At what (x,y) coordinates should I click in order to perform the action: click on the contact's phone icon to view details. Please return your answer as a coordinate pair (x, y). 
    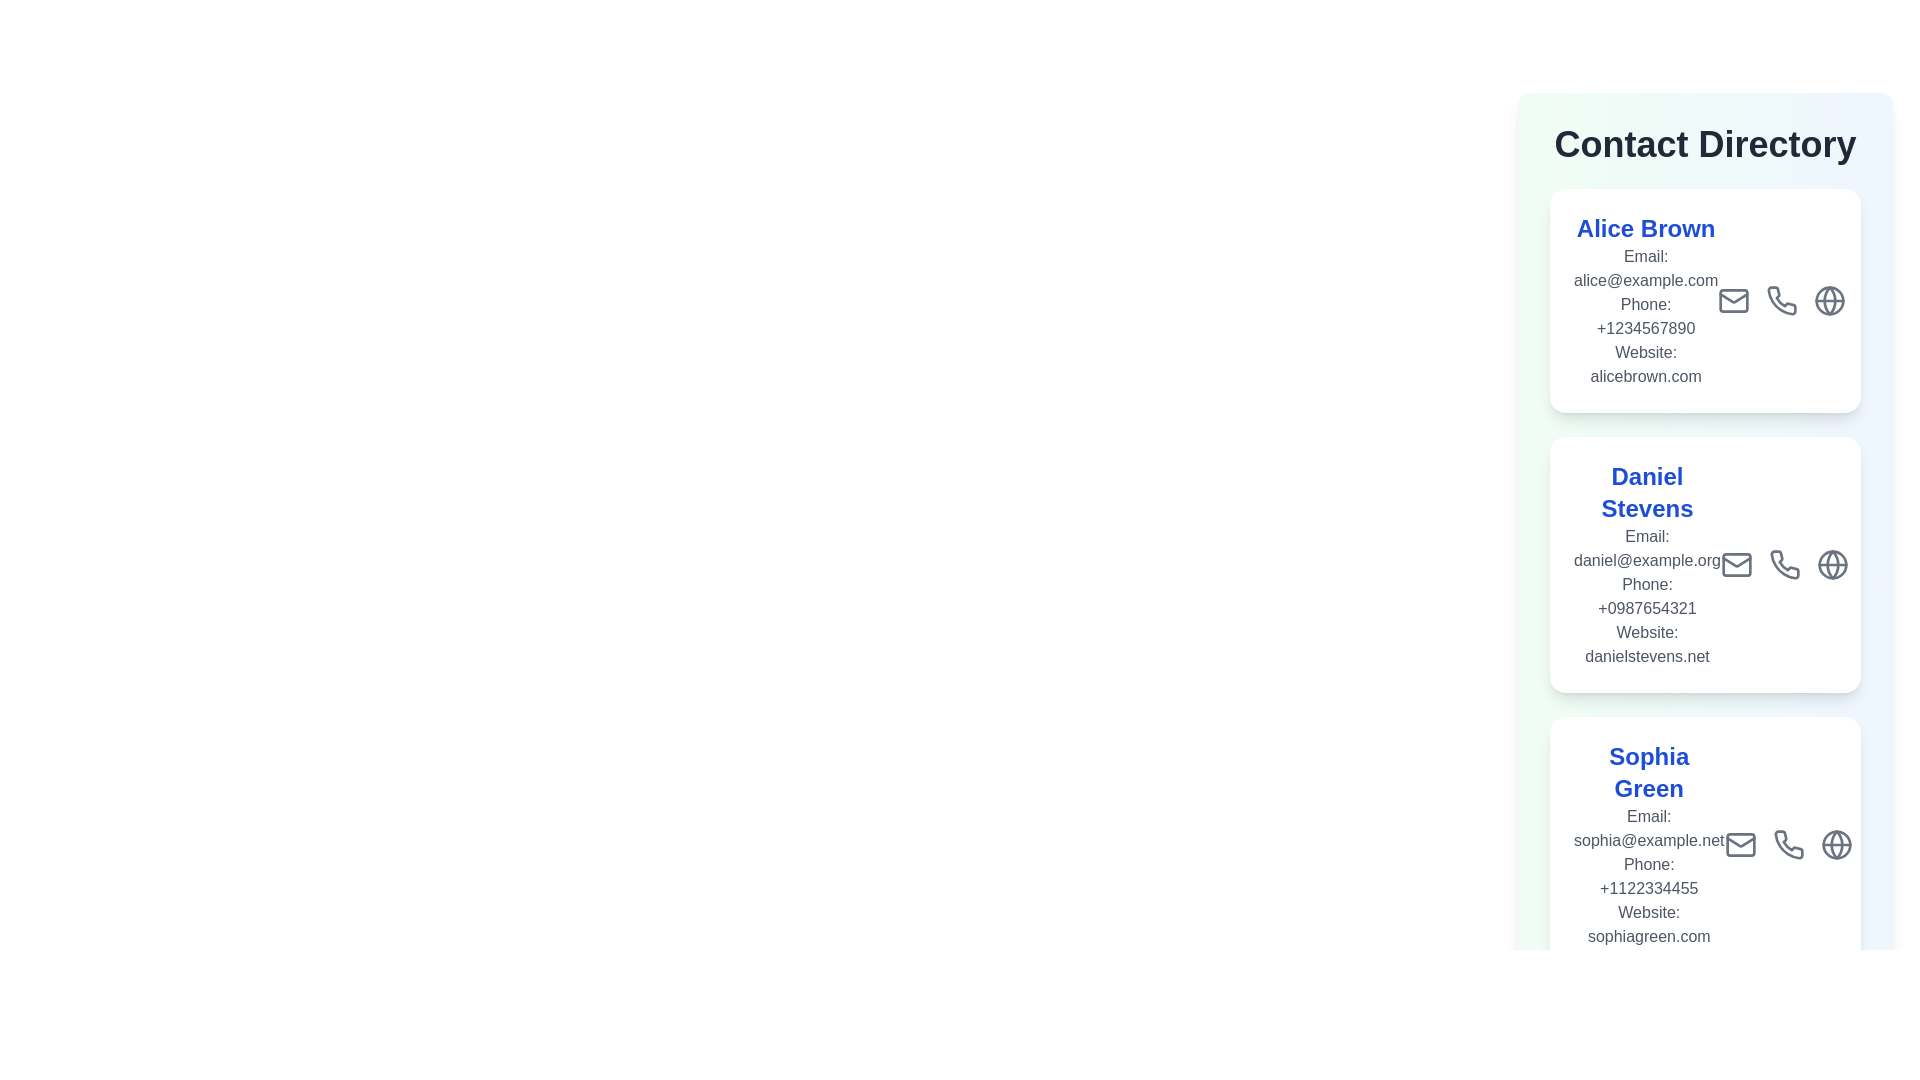
    Looking at the image, I should click on (1781, 300).